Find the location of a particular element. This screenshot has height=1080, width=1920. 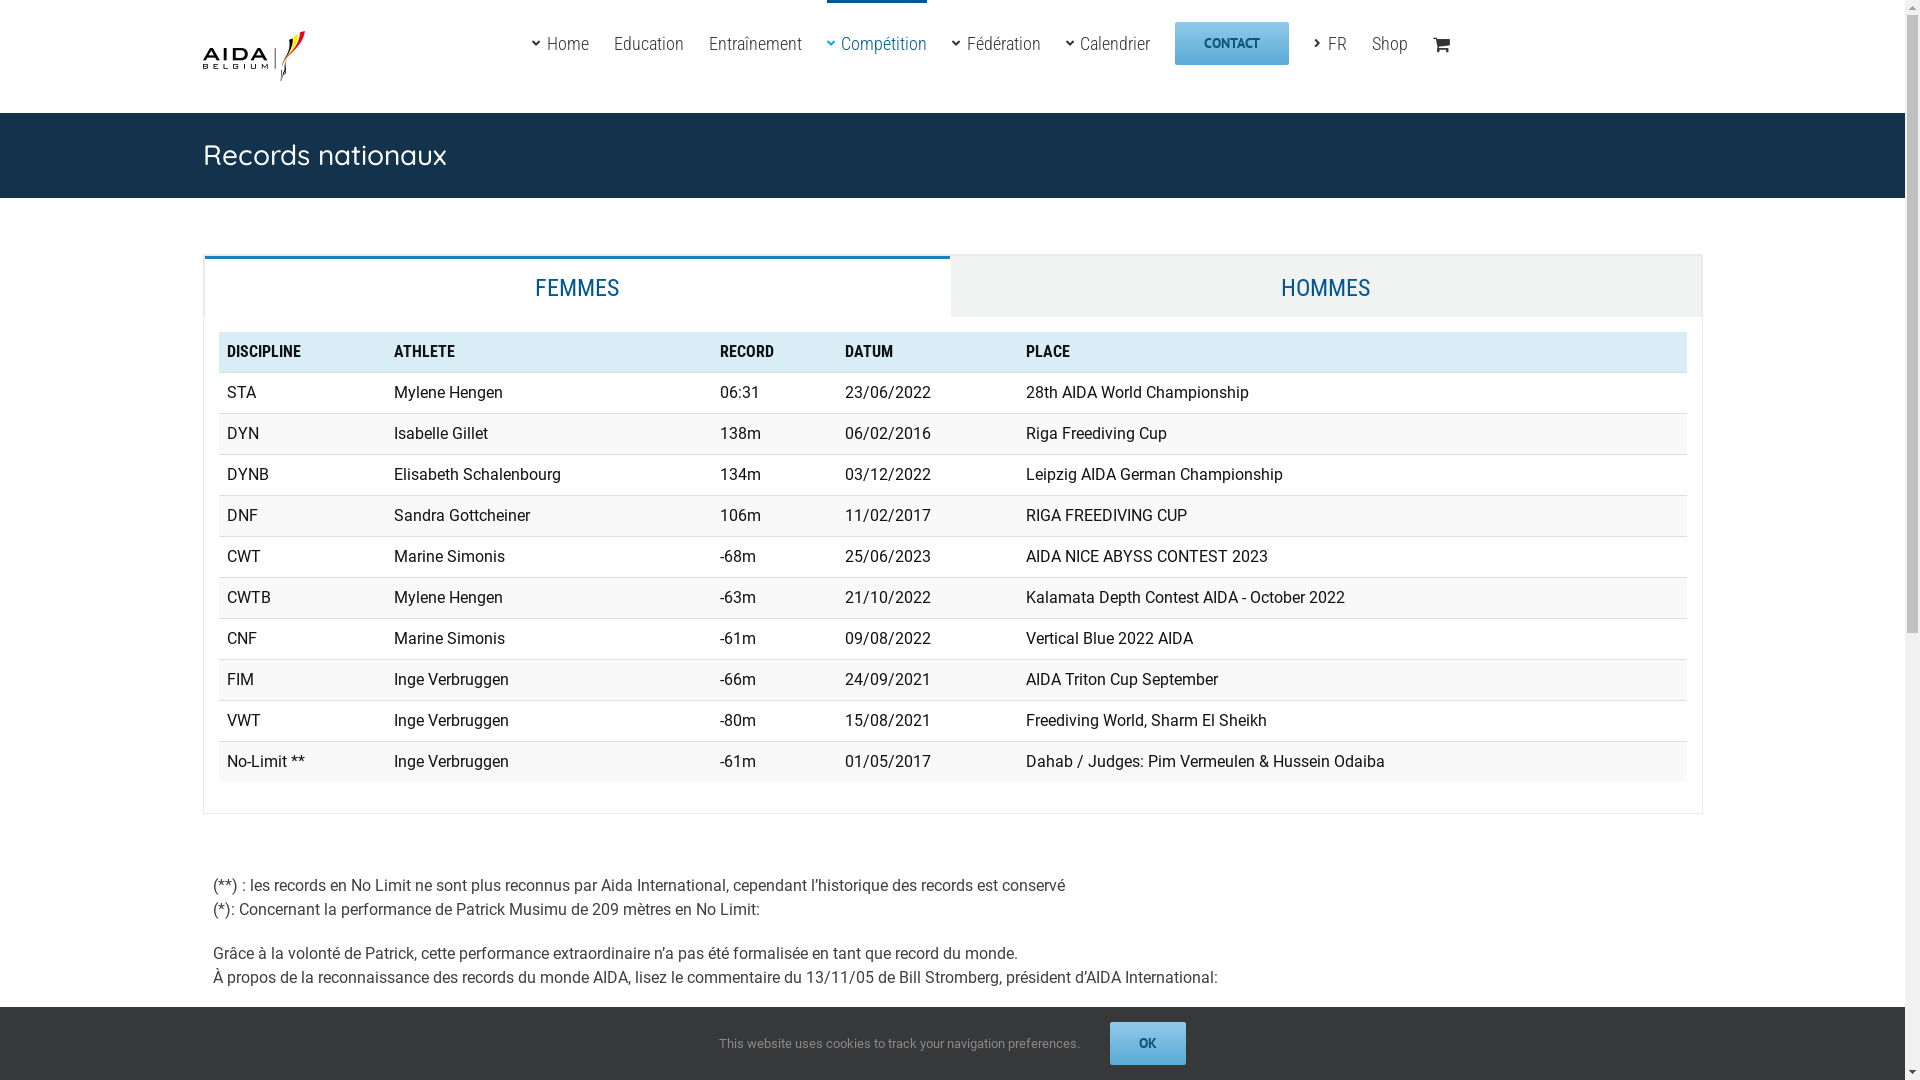

'Education' is located at coordinates (648, 42).